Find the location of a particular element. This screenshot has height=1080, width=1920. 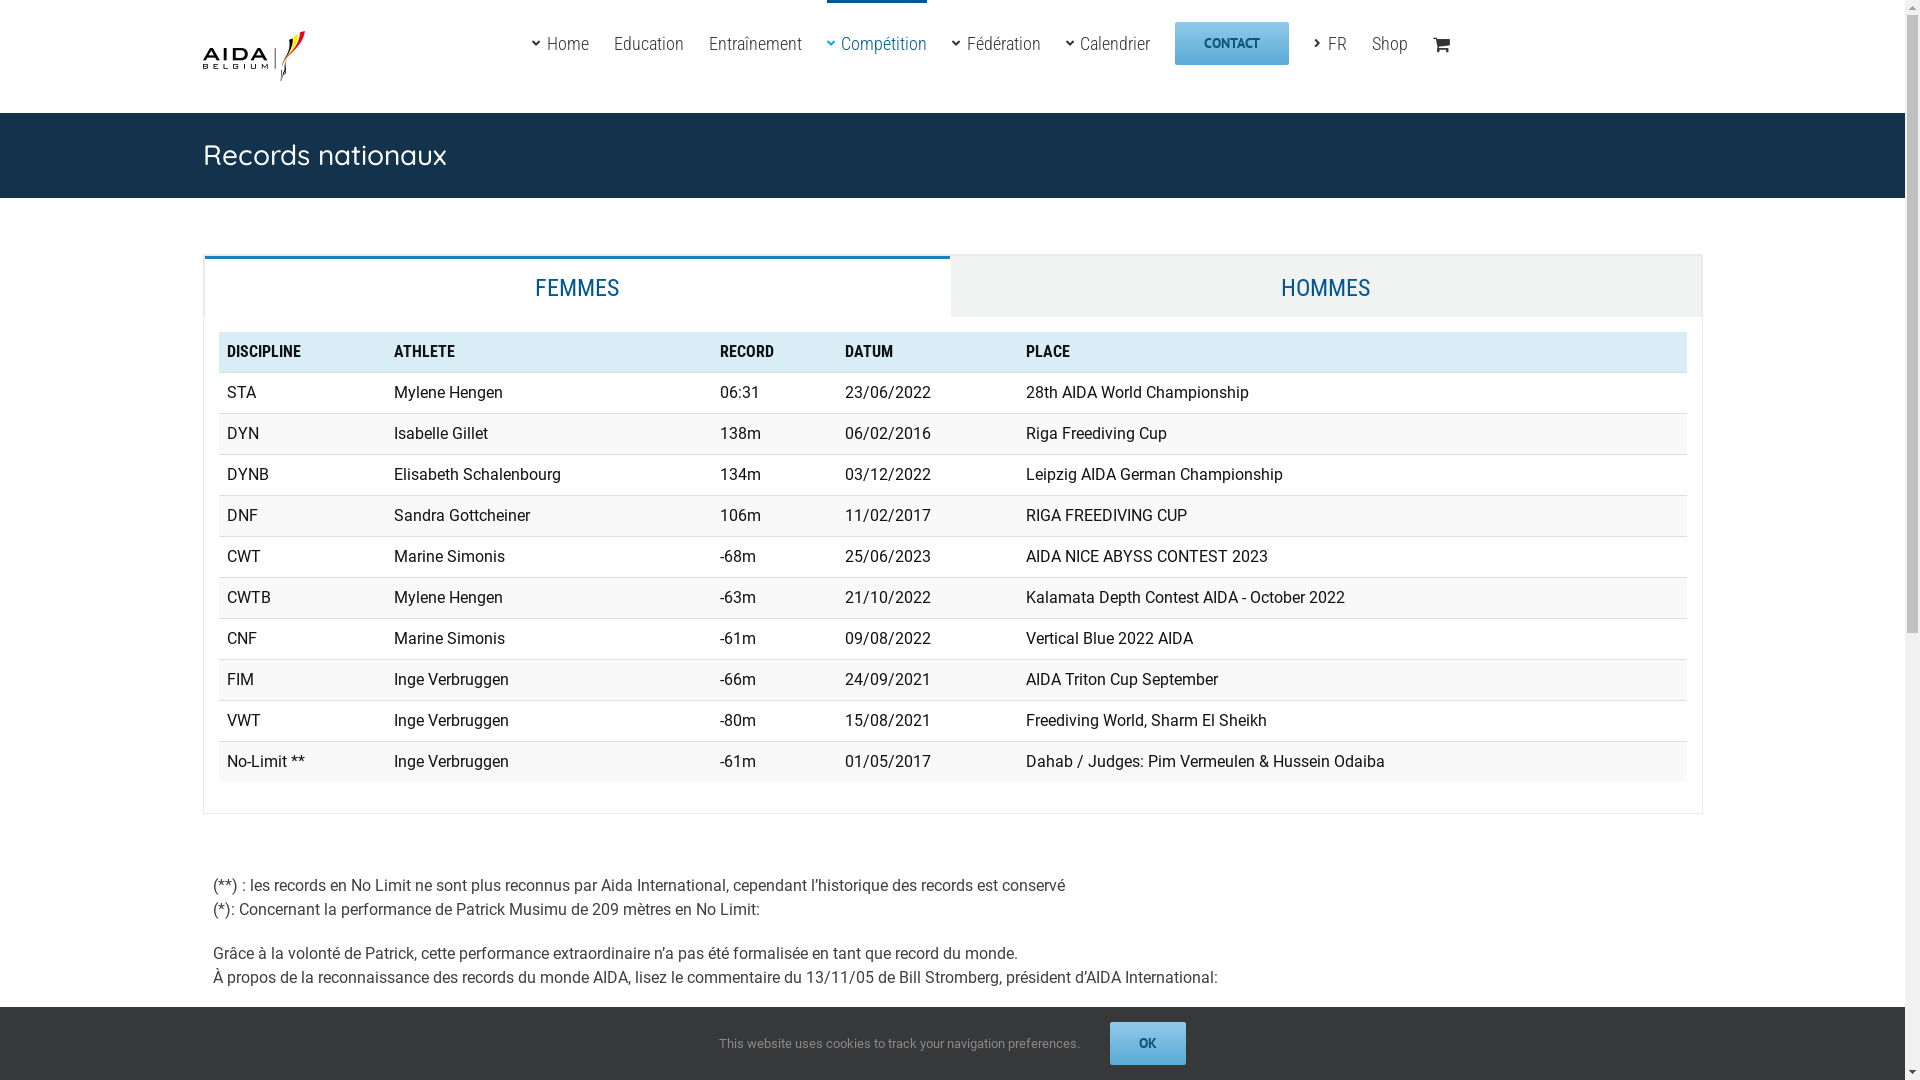

'Education' is located at coordinates (648, 42).